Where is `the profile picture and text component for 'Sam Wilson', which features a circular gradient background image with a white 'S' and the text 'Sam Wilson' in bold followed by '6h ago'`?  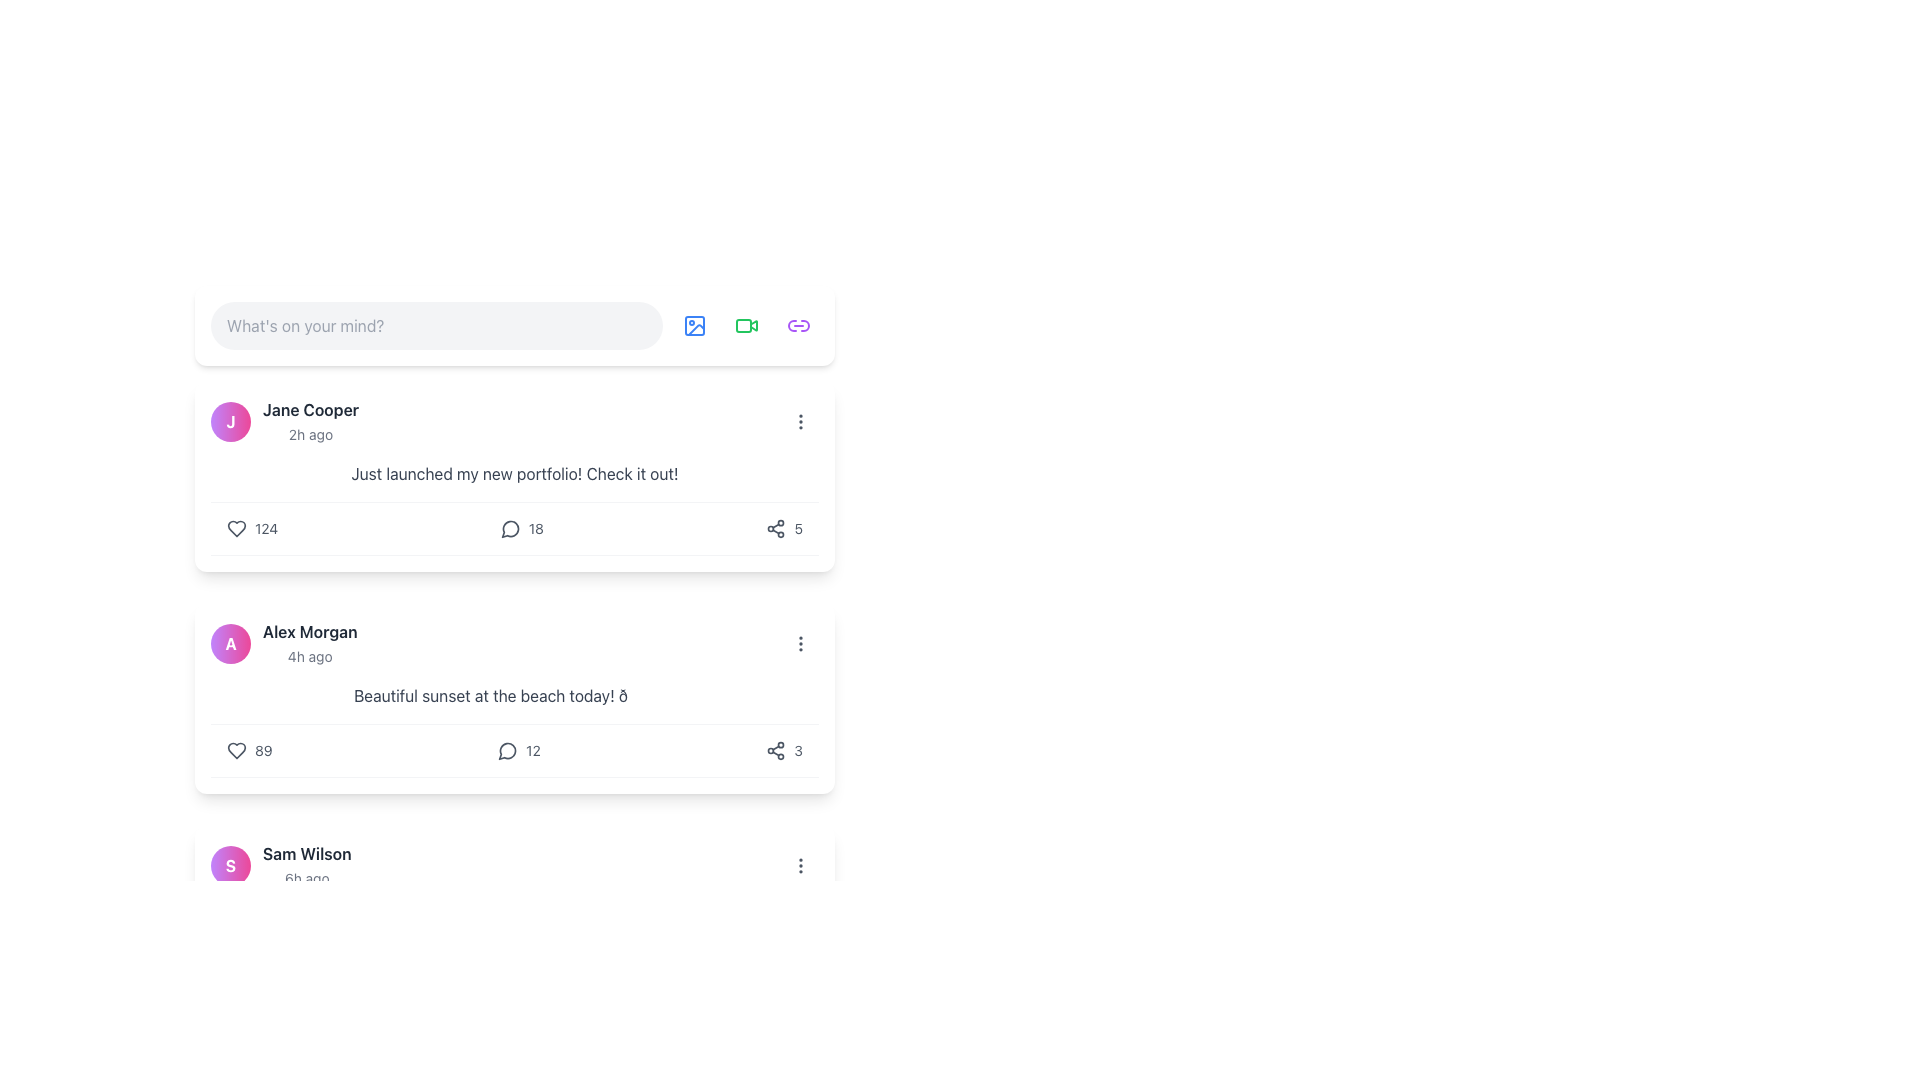 the profile picture and text component for 'Sam Wilson', which features a circular gradient background image with a white 'S' and the text 'Sam Wilson' in bold followed by '6h ago' is located at coordinates (280, 865).